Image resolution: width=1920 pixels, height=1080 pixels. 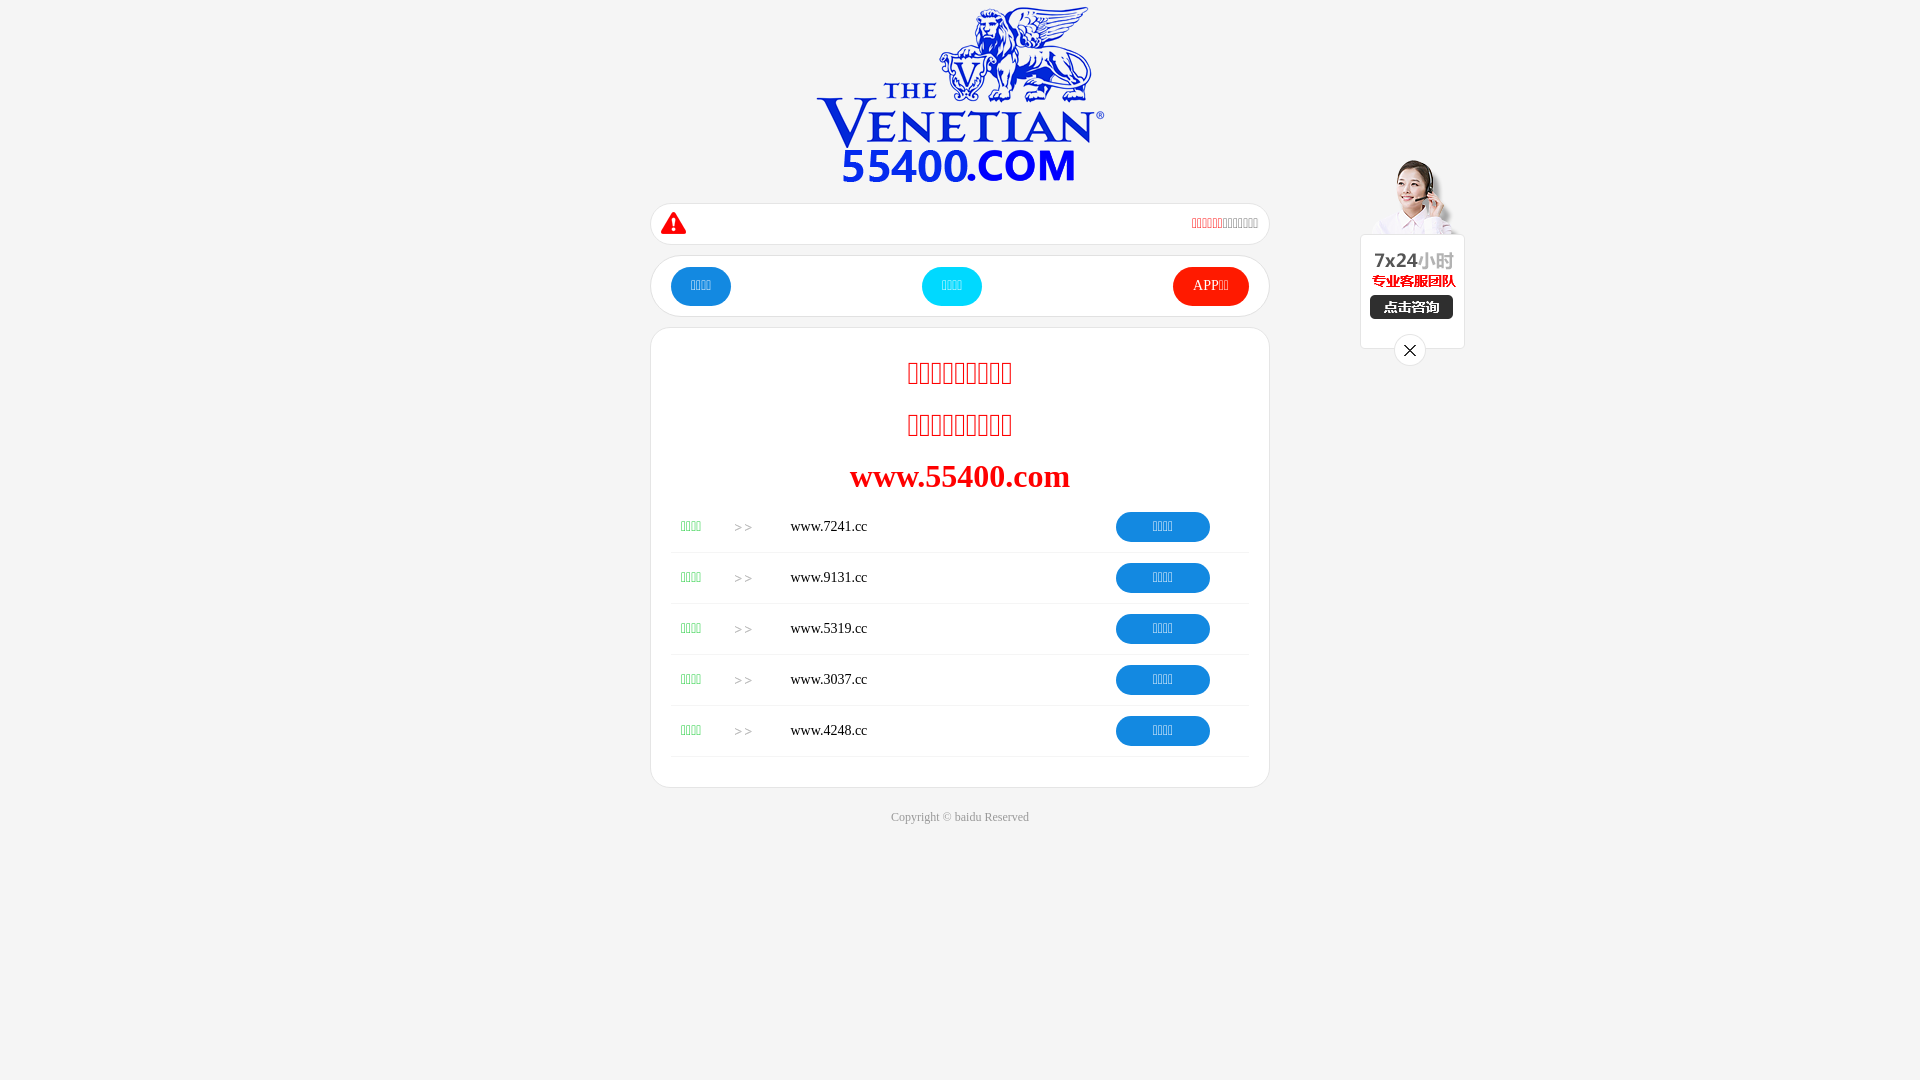 What do you see at coordinates (828, 730) in the screenshot?
I see `'www.4248.cc'` at bounding box center [828, 730].